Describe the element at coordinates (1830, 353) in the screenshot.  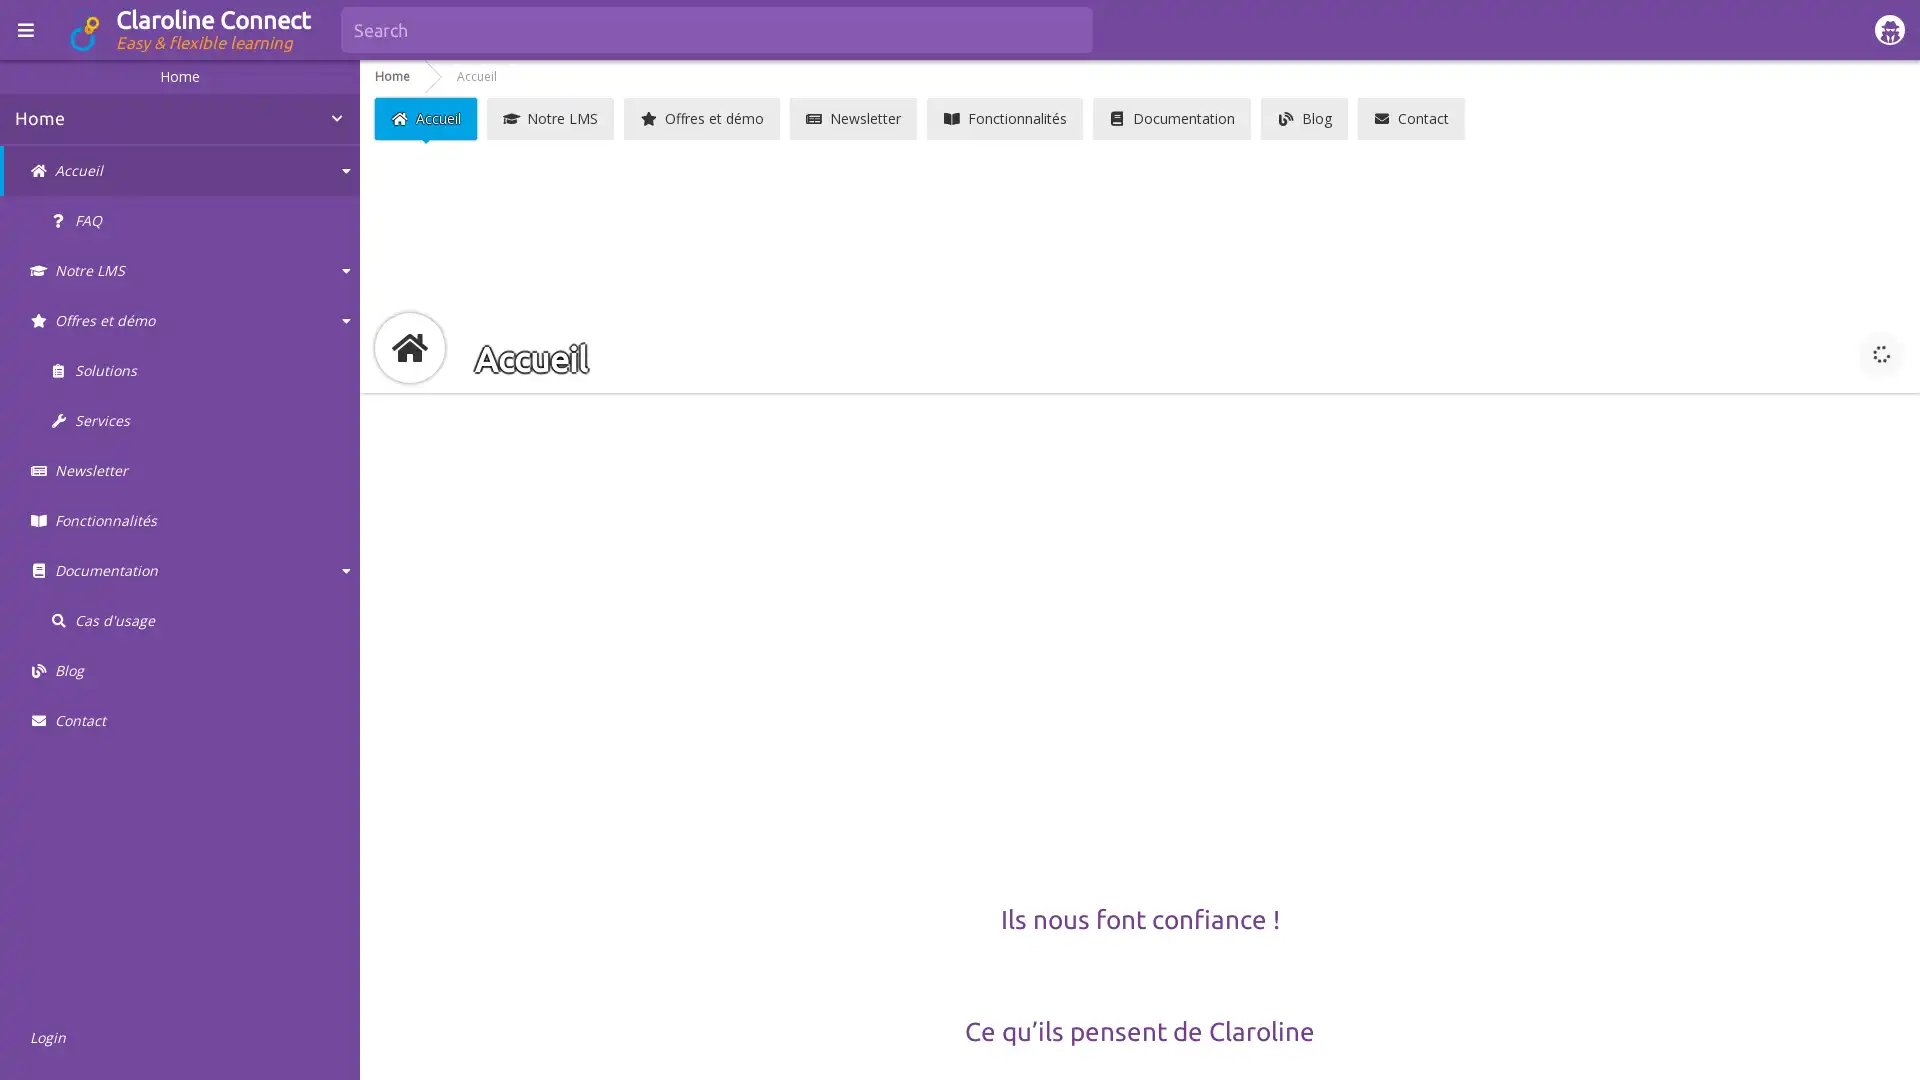
I see `Show in fullscreen` at that location.